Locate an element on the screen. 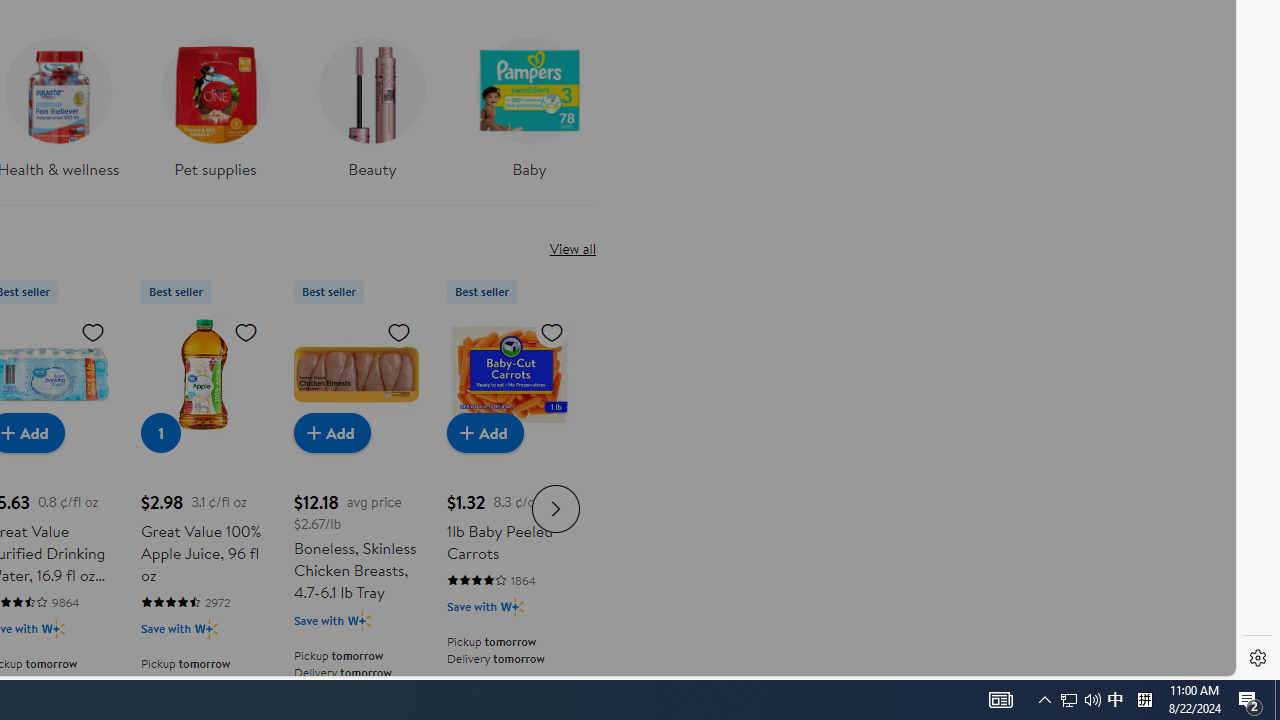  'Sign in to add to Favorites list, 1lb Baby Peeled Carrots' is located at coordinates (552, 330).